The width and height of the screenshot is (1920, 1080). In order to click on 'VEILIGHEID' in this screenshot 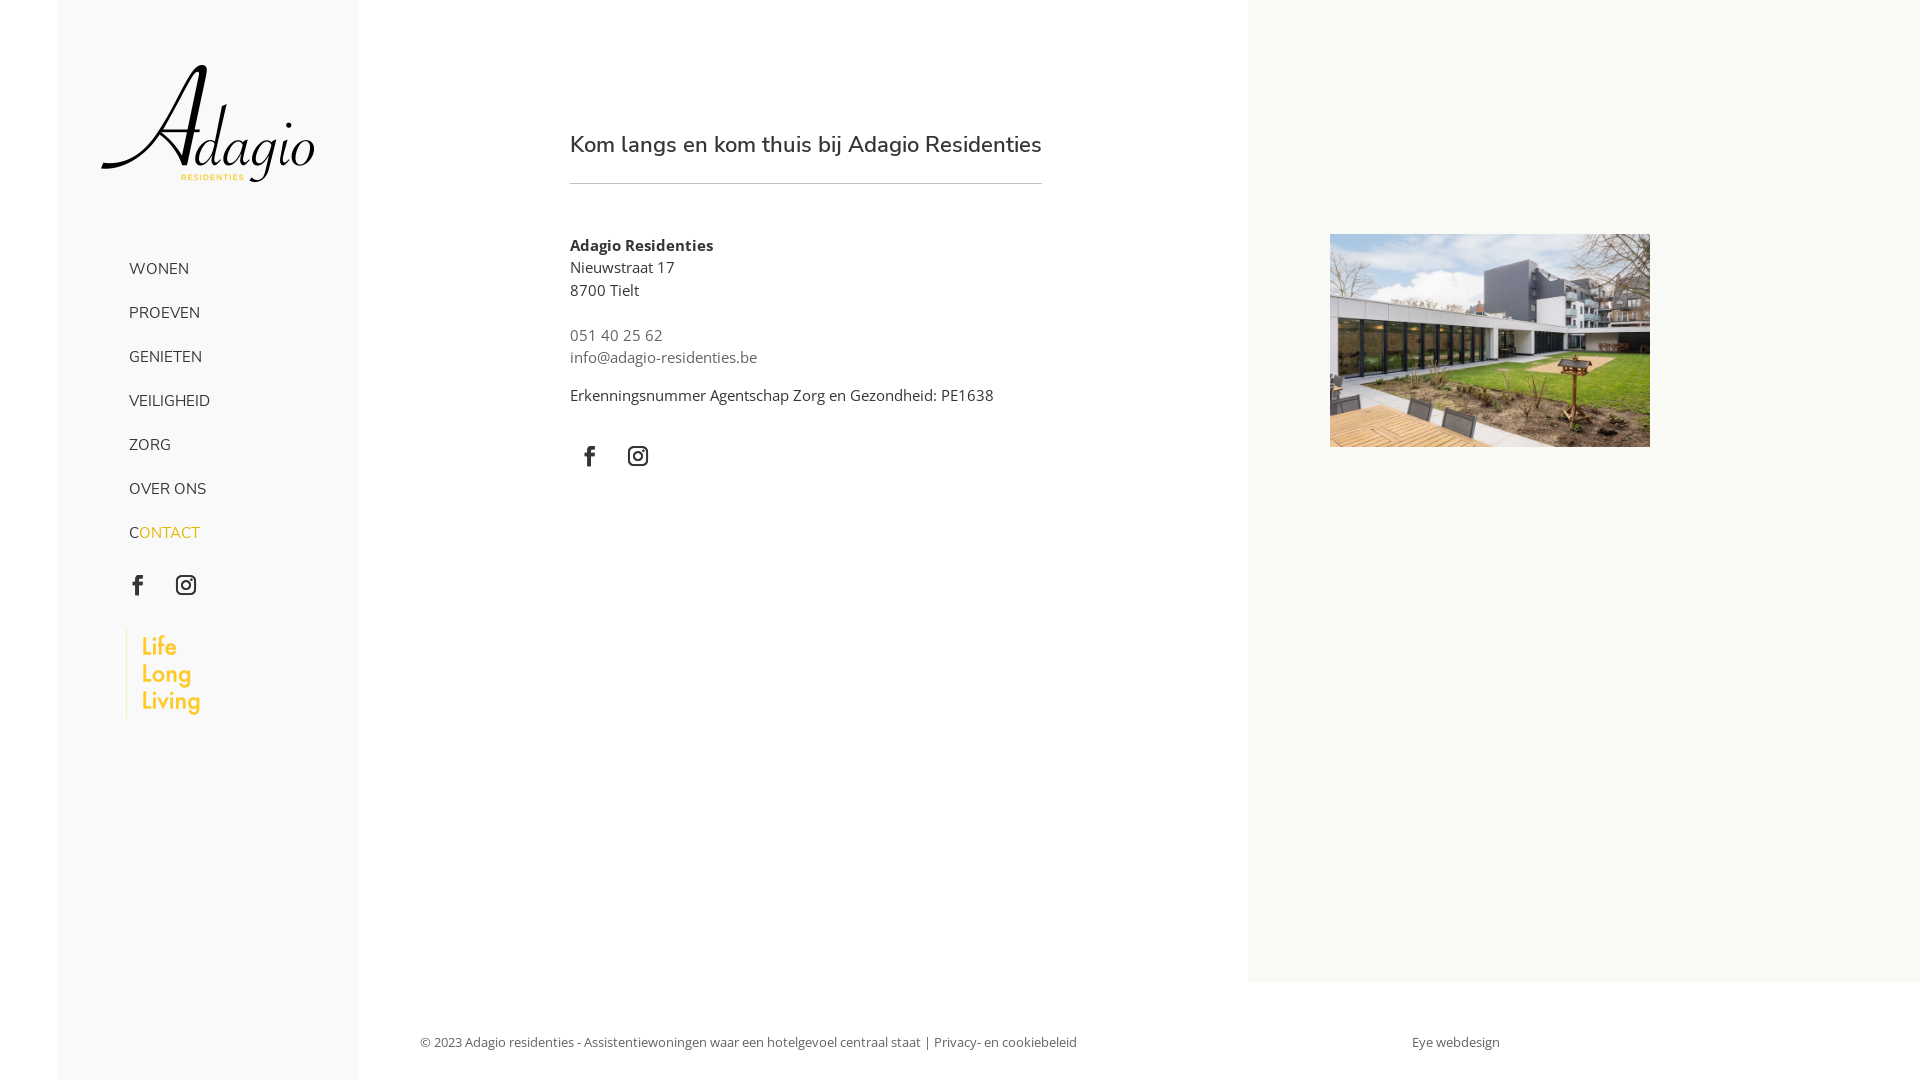, I will do `click(207, 401)`.